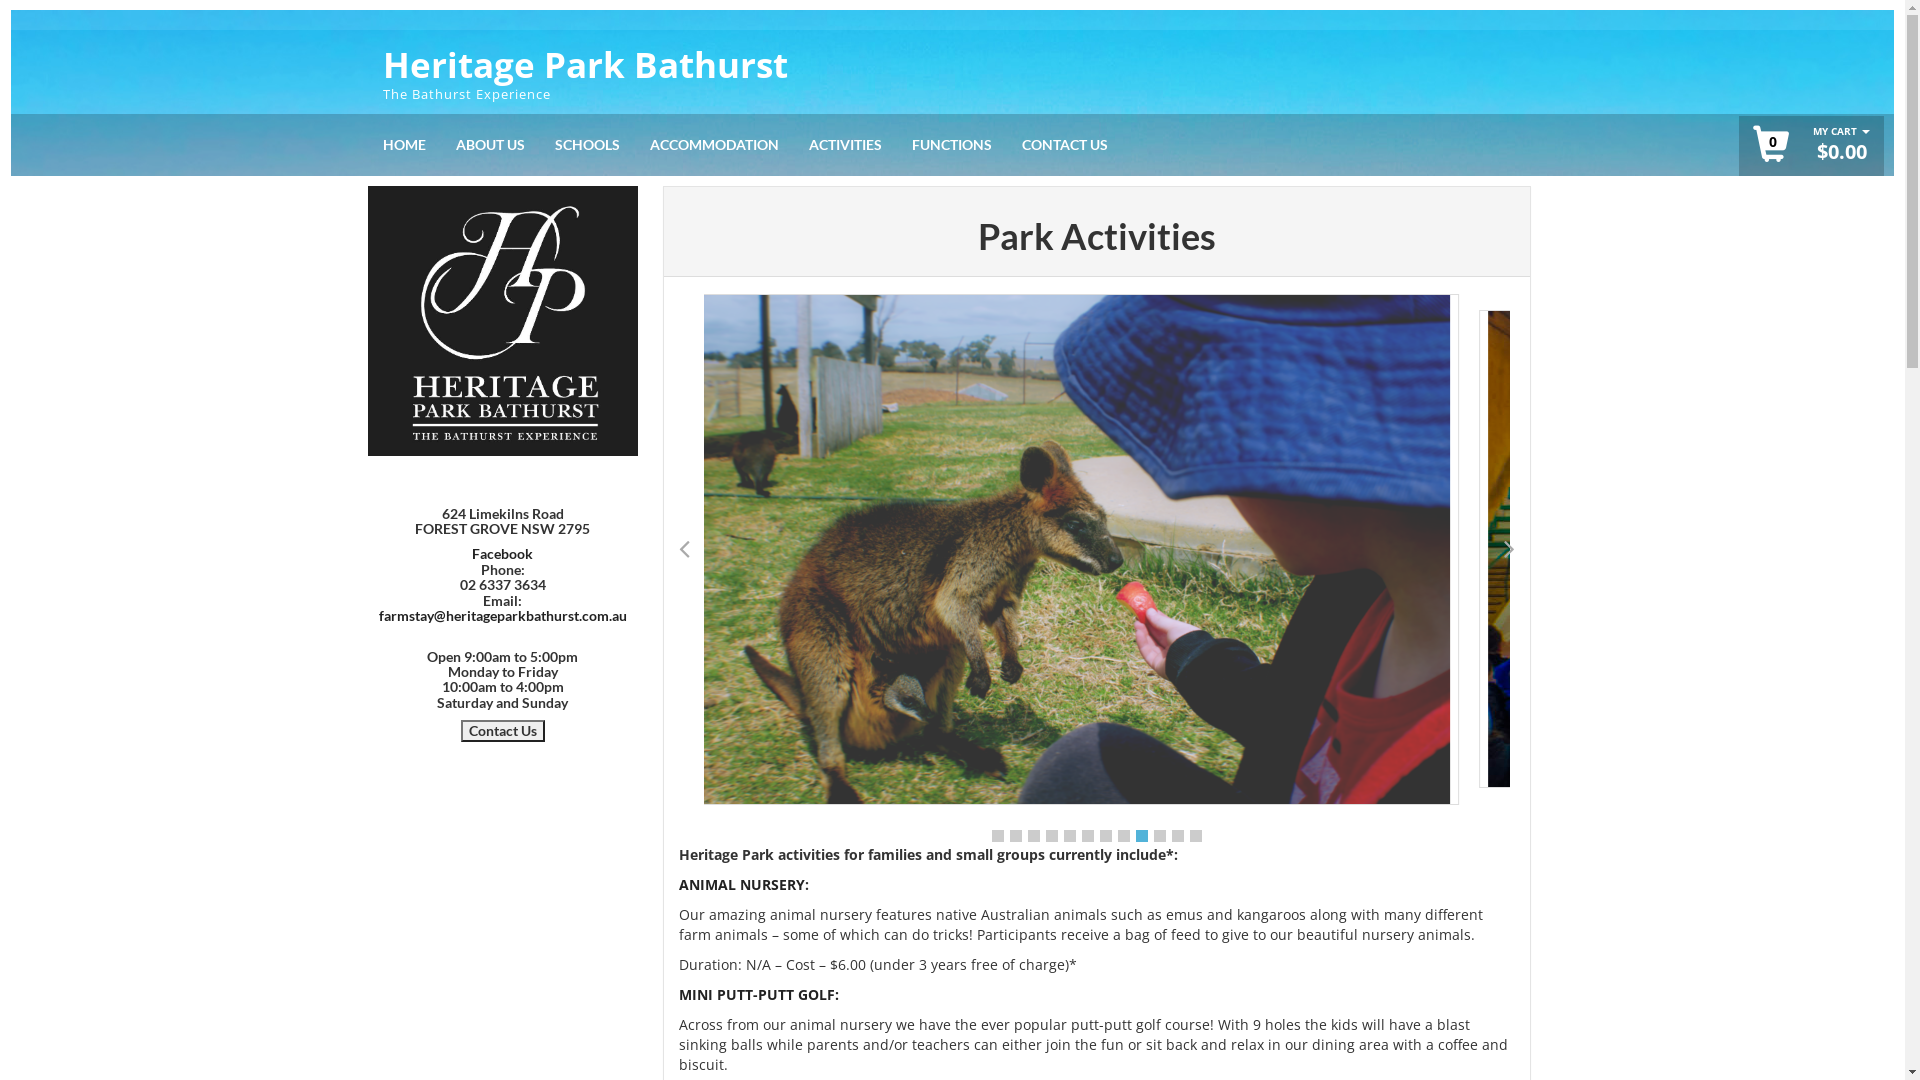 Image resolution: width=1920 pixels, height=1080 pixels. Describe the element at coordinates (713, 144) in the screenshot. I see `'ACCOMMODATION'` at that location.